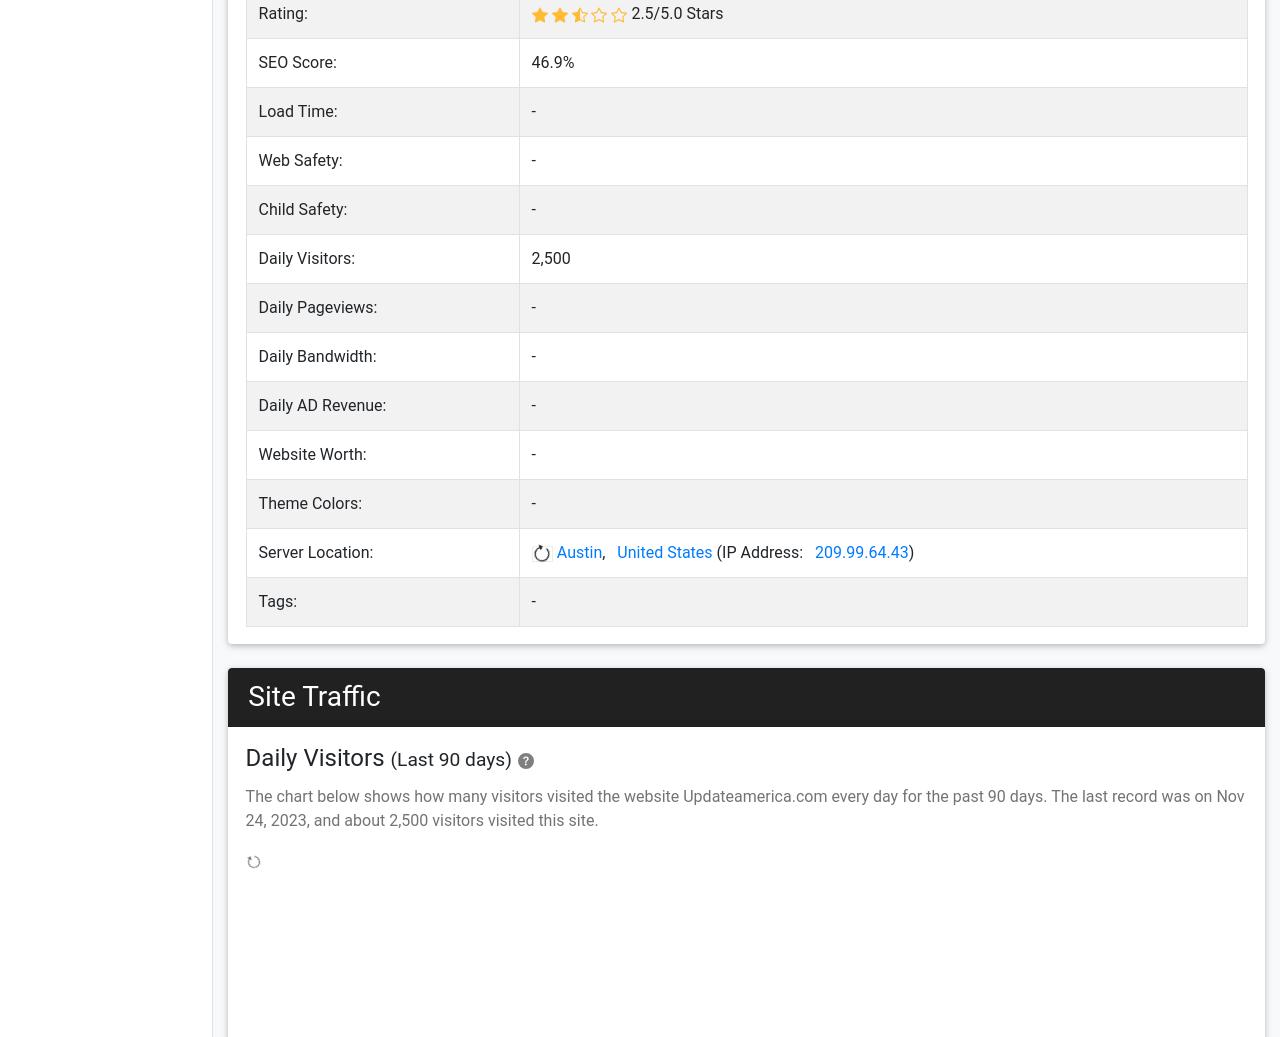  What do you see at coordinates (276, 600) in the screenshot?
I see `'Tags:'` at bounding box center [276, 600].